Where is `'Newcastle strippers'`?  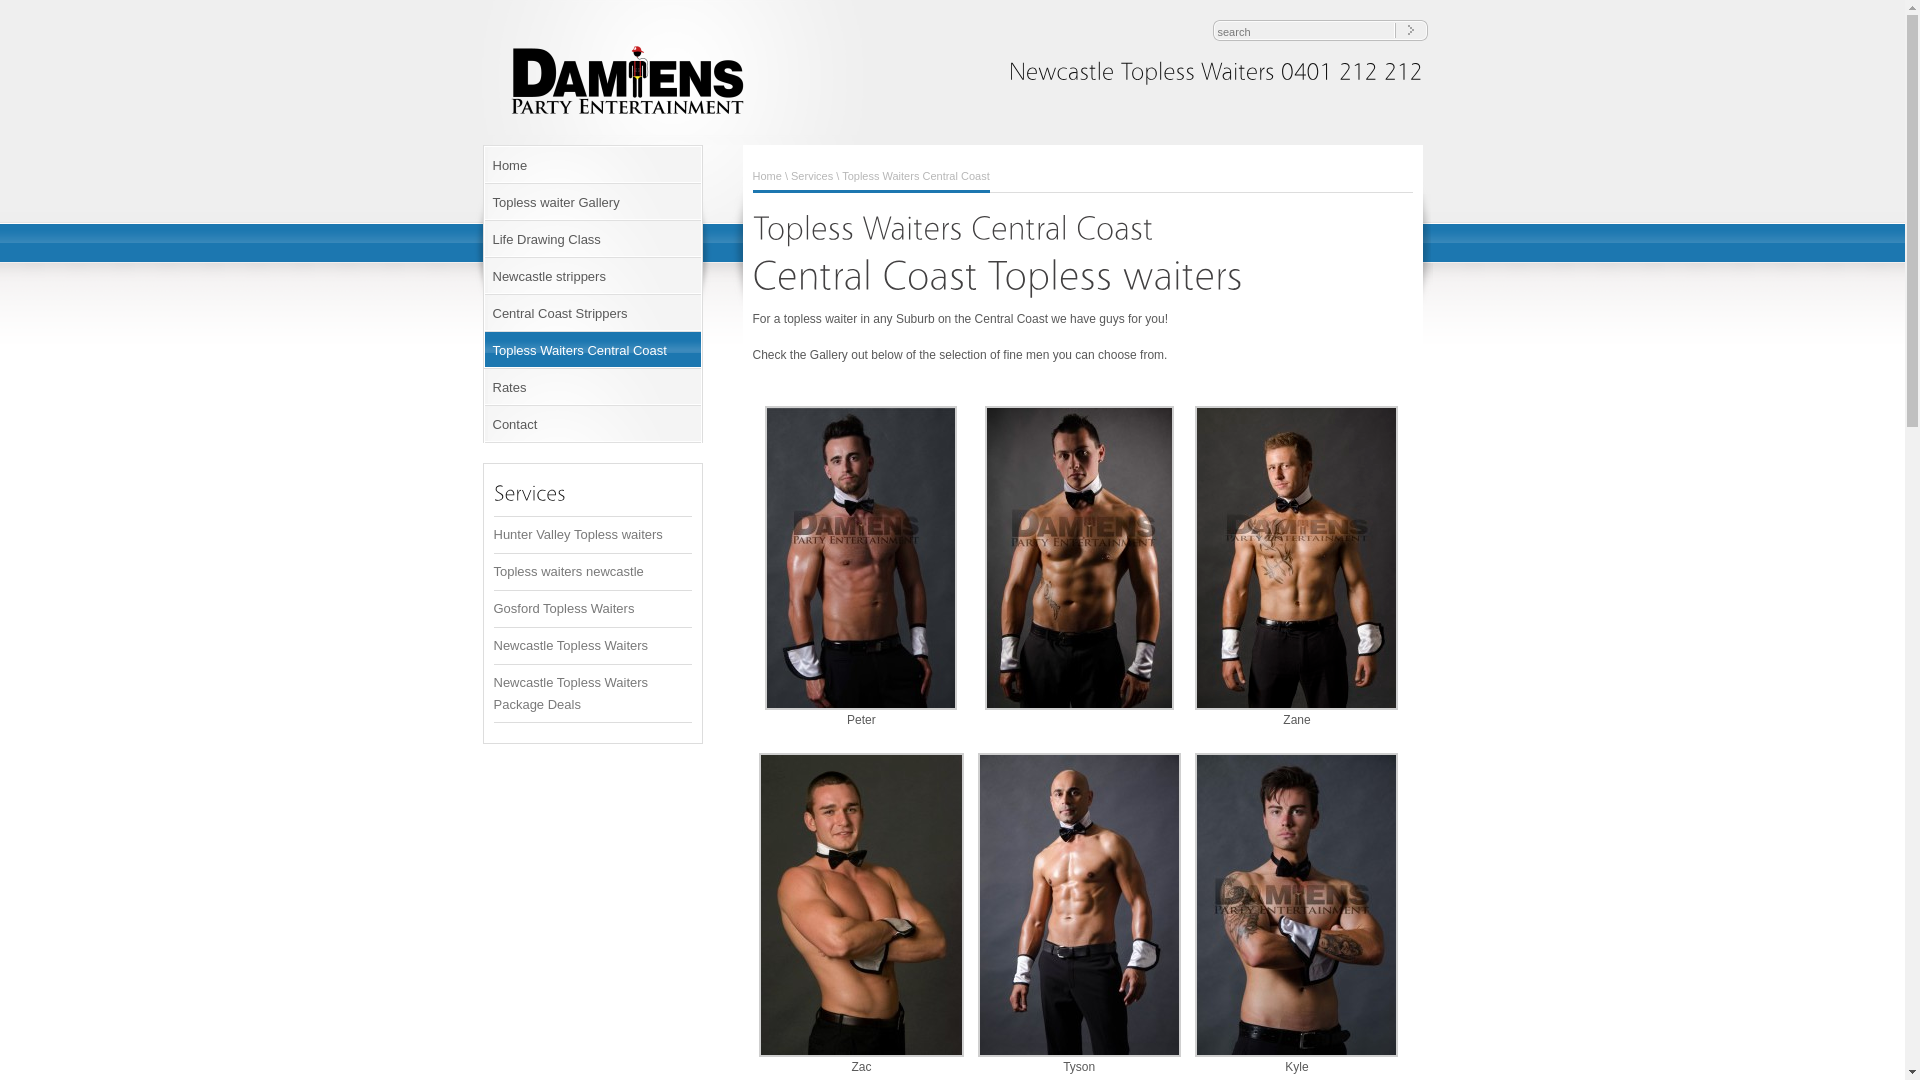 'Newcastle strippers' is located at coordinates (590, 276).